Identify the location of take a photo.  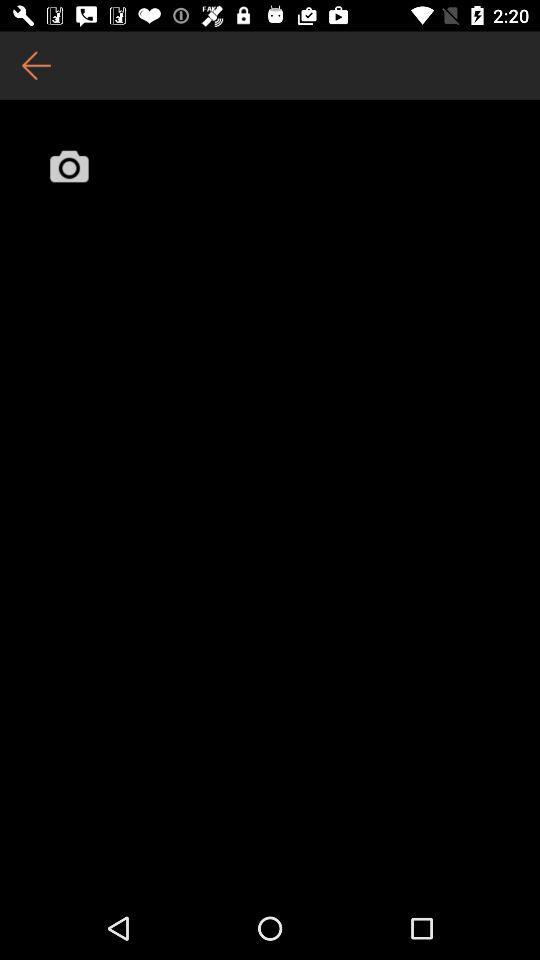
(68, 165).